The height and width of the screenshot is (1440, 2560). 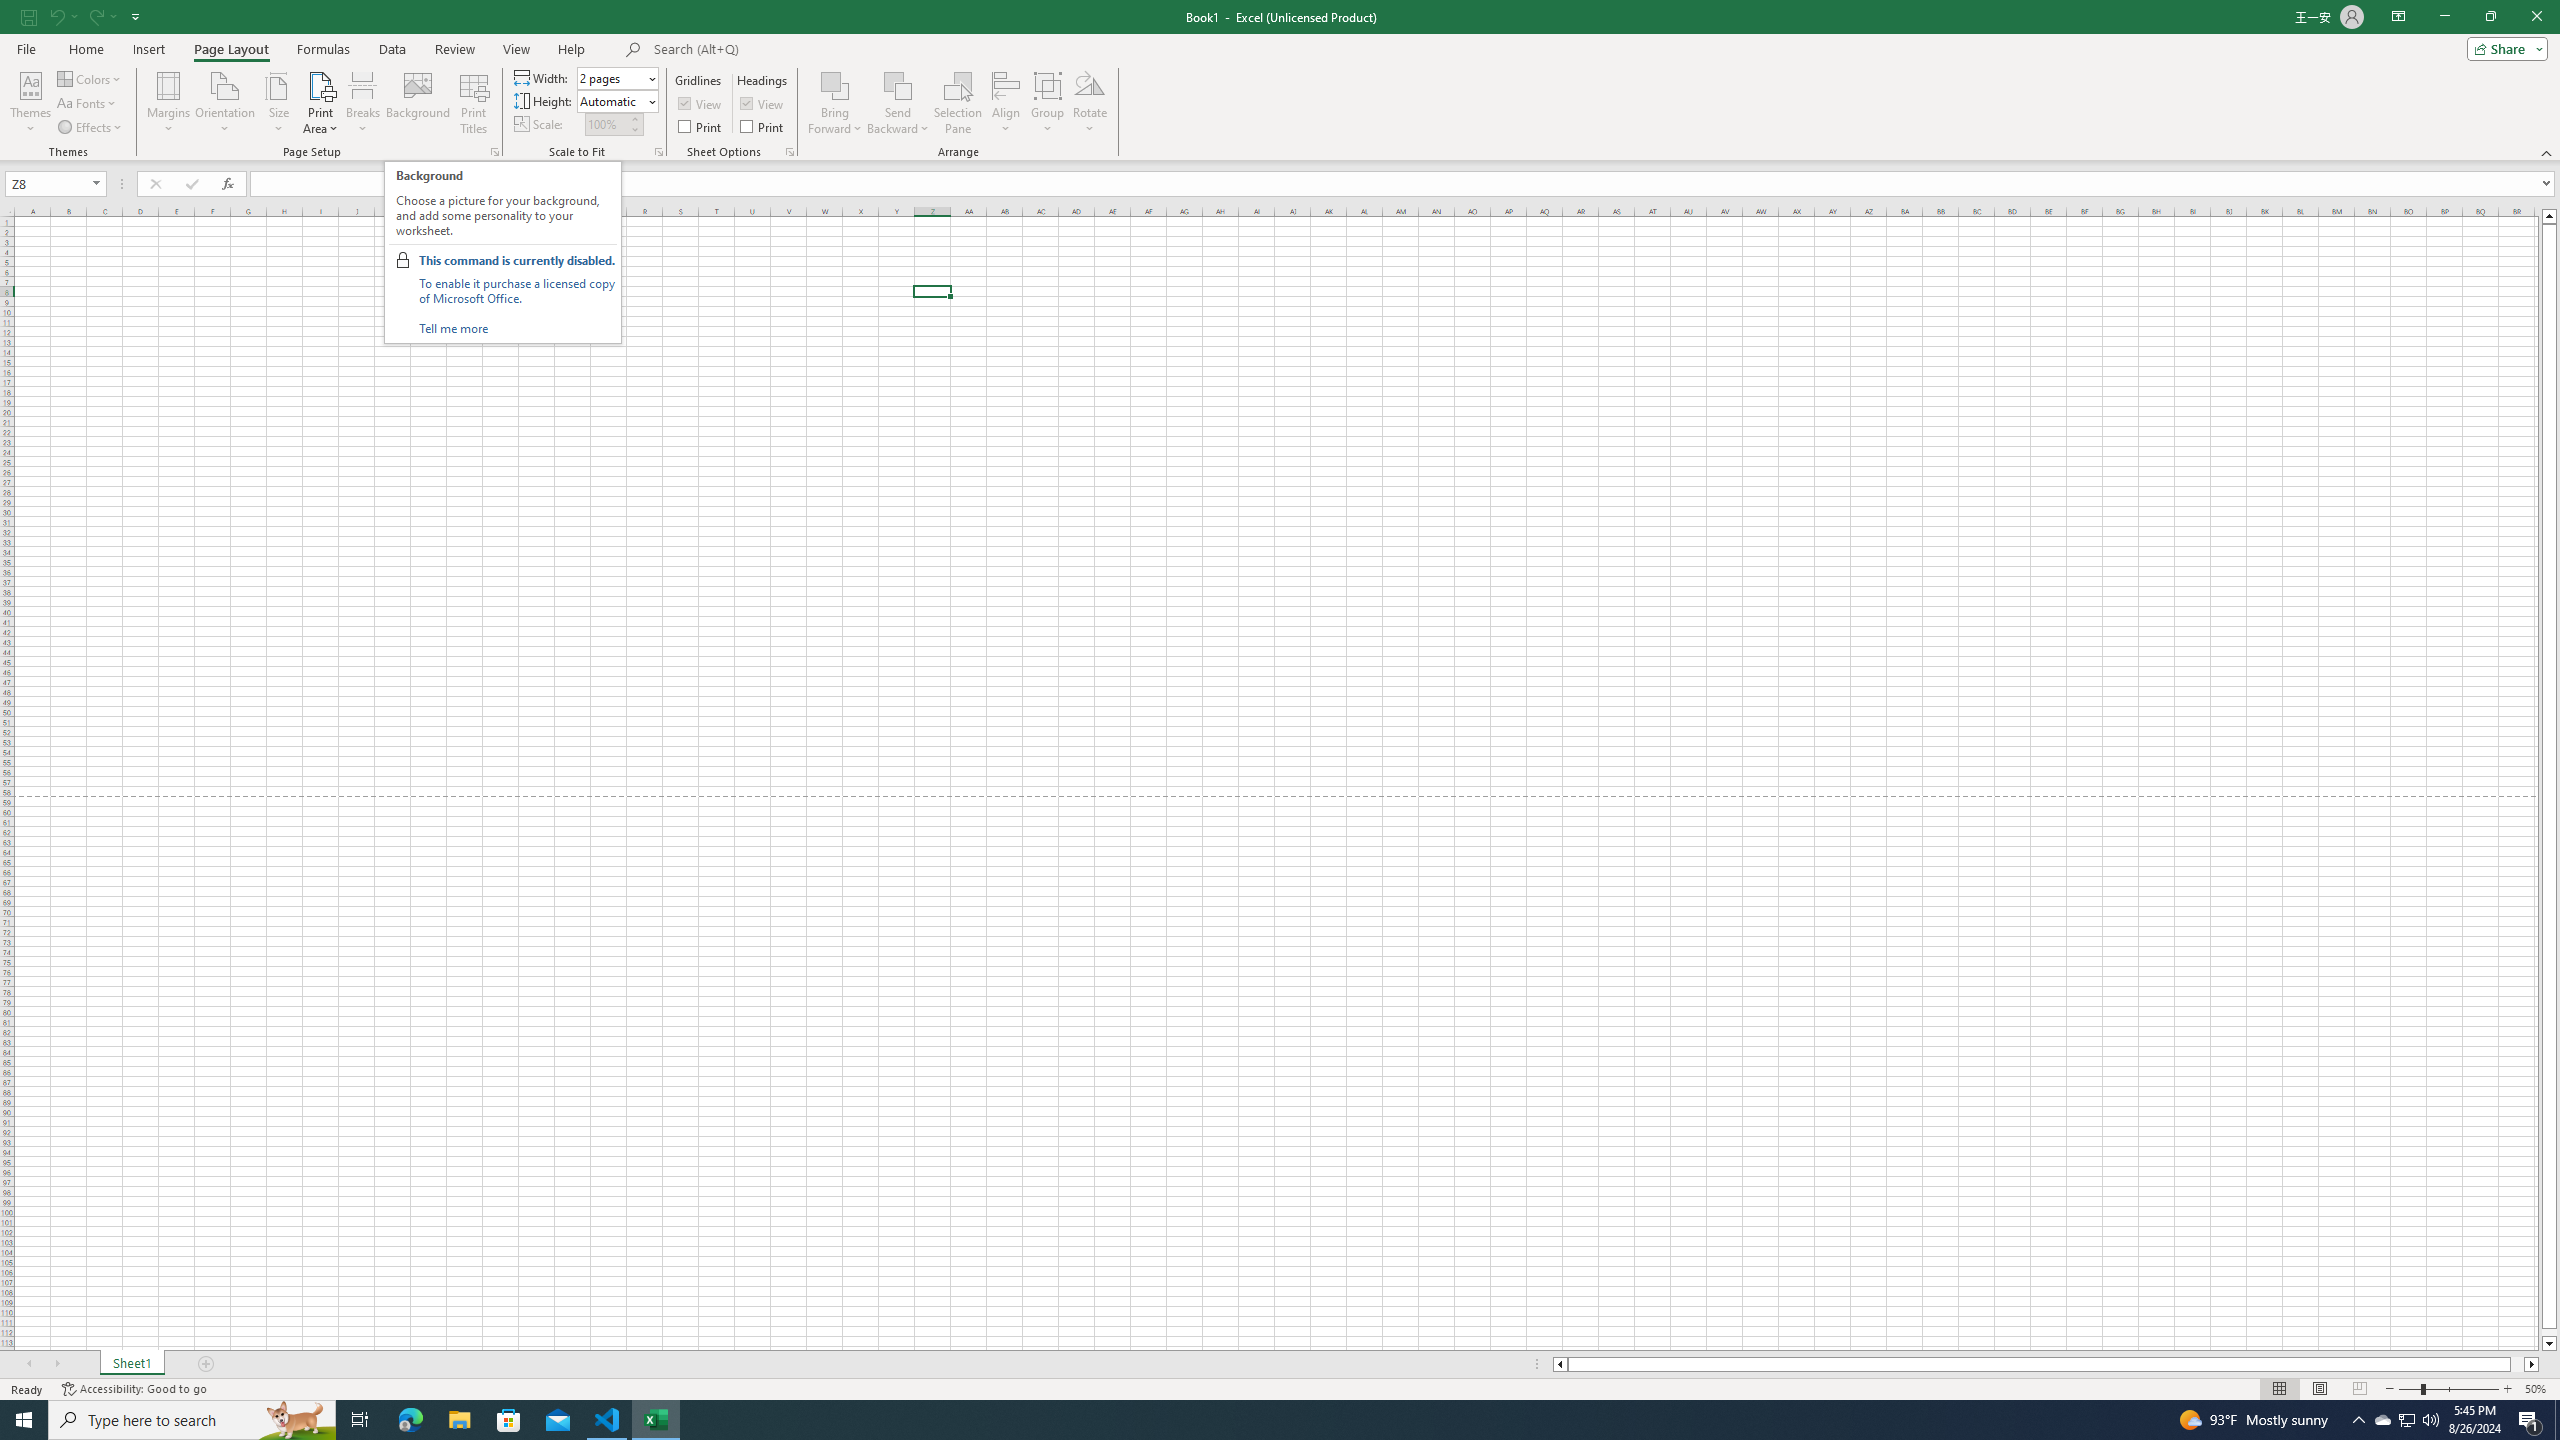 What do you see at coordinates (633, 129) in the screenshot?
I see `'Less'` at bounding box center [633, 129].